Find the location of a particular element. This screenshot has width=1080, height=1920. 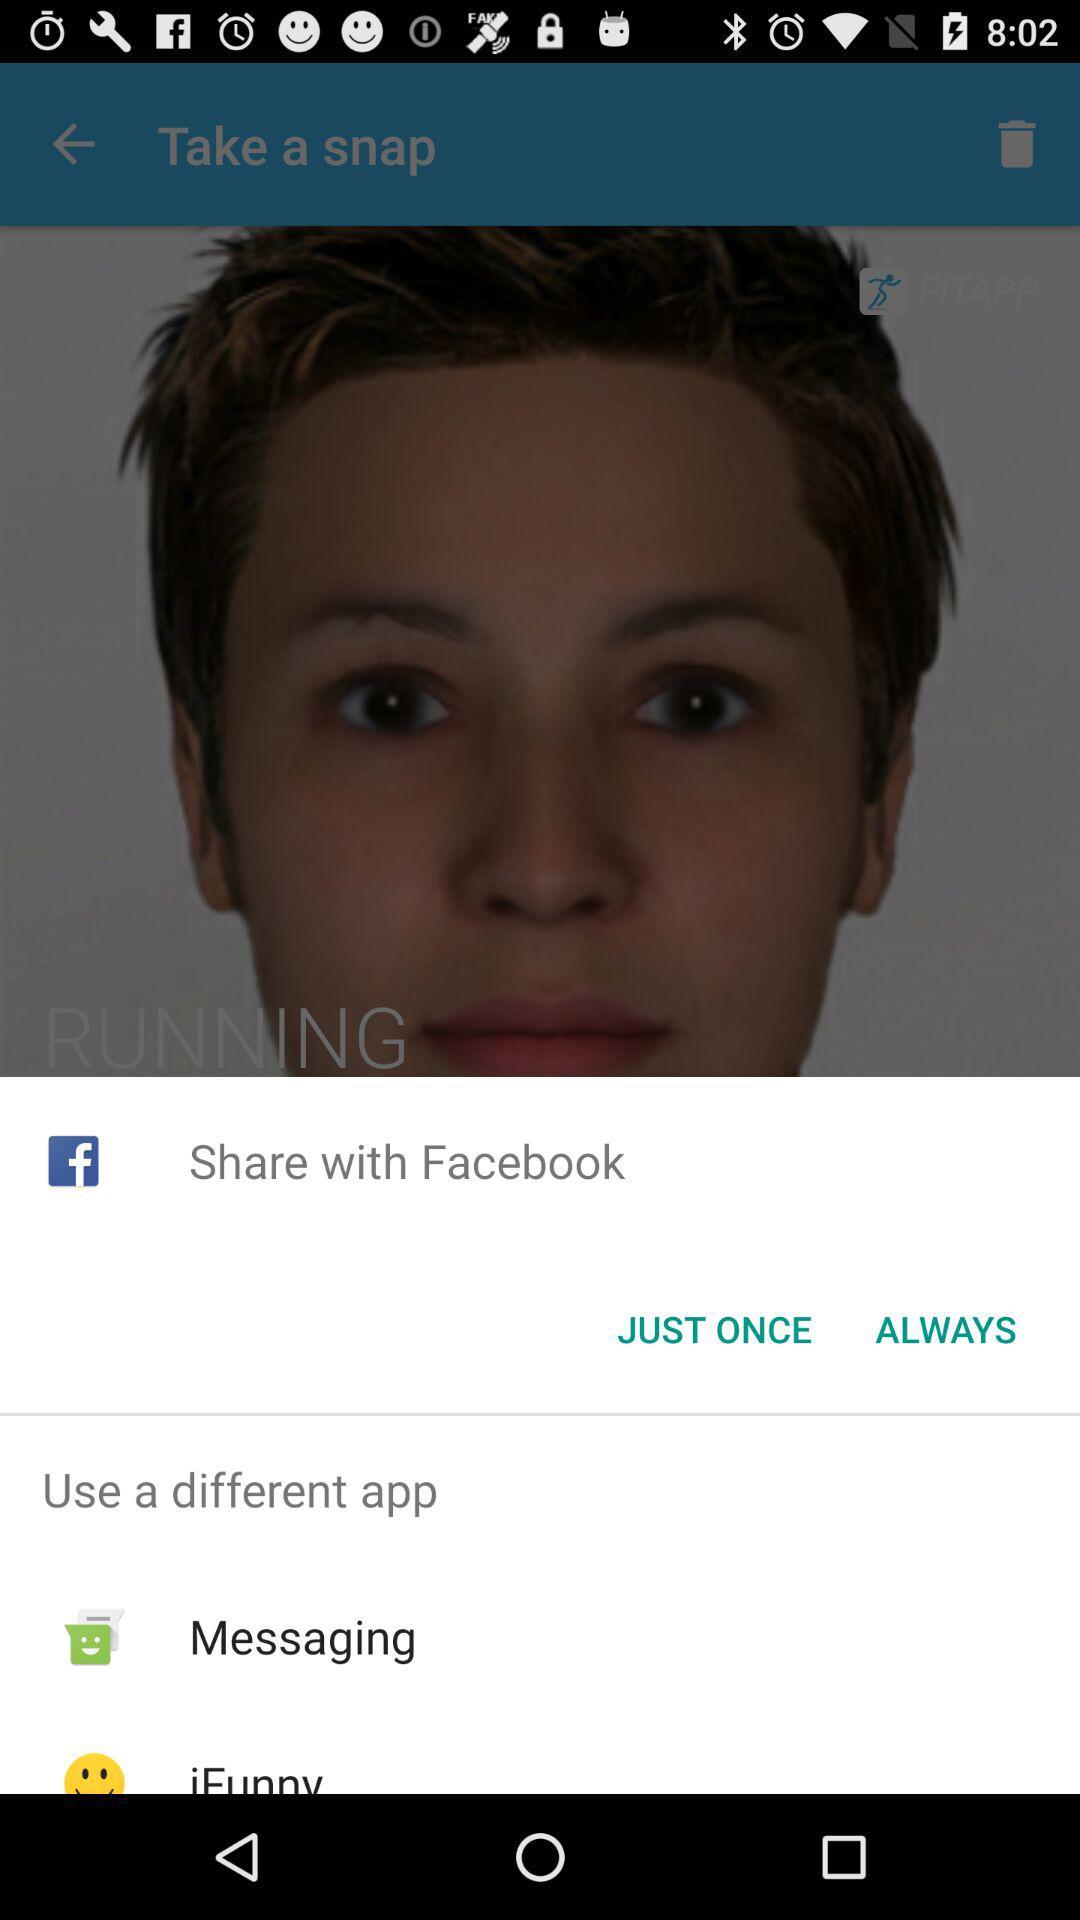

item above messaging app is located at coordinates (540, 1489).